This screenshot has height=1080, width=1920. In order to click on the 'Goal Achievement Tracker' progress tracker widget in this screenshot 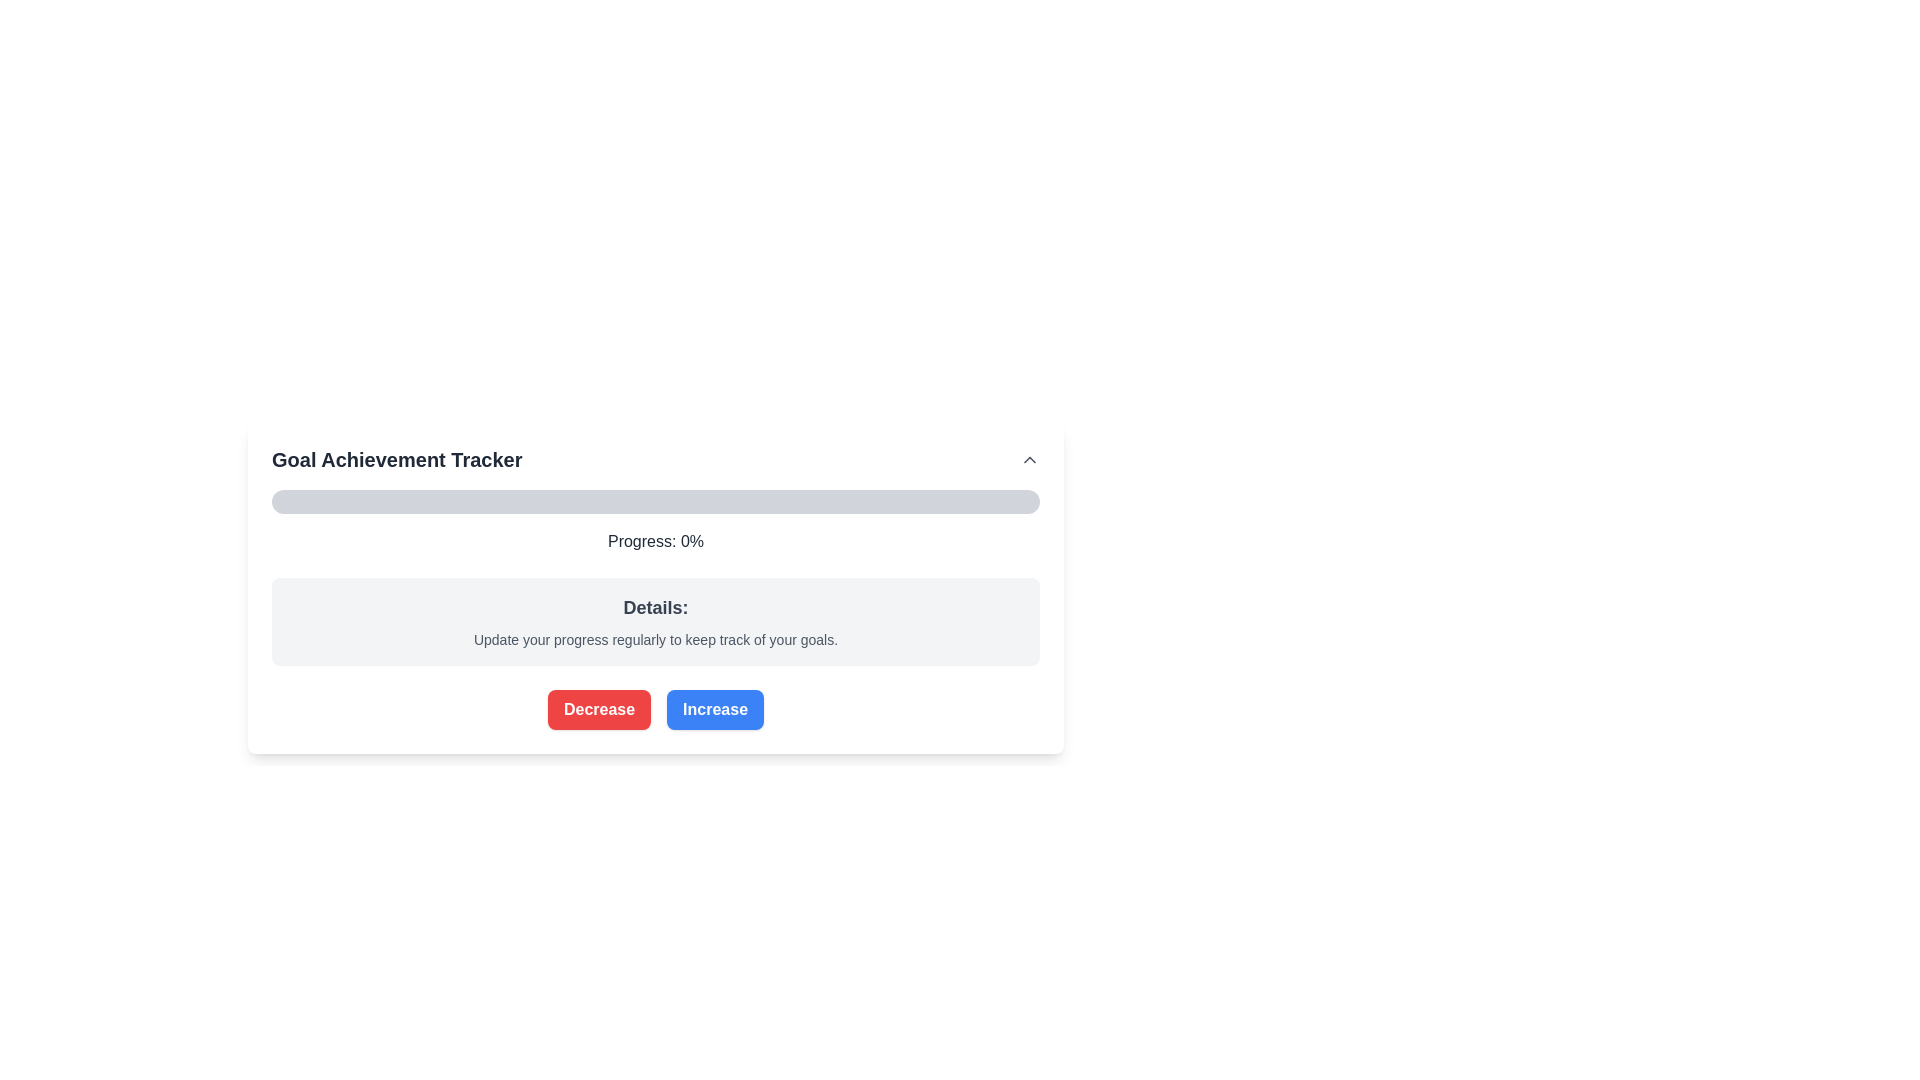, I will do `click(656, 582)`.